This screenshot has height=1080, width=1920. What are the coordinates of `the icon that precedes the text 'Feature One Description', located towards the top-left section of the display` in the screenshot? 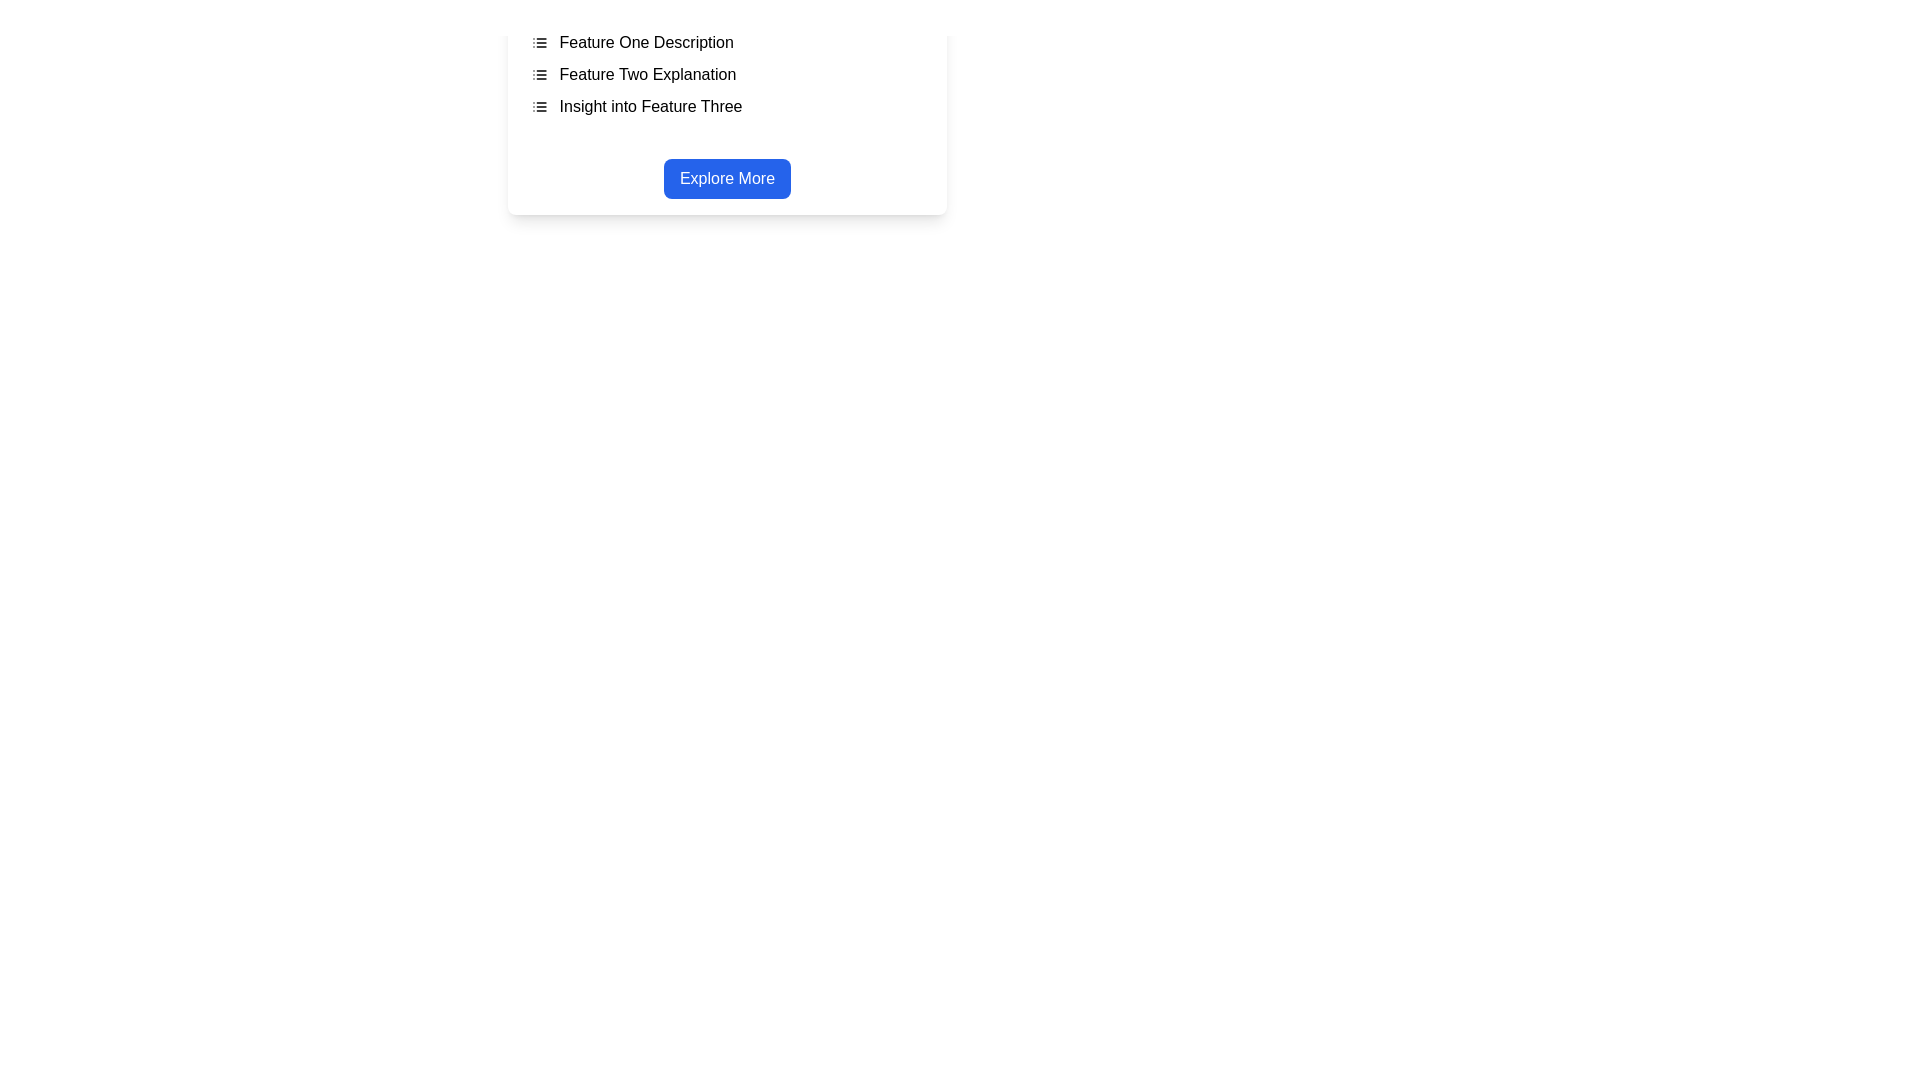 It's located at (539, 42).